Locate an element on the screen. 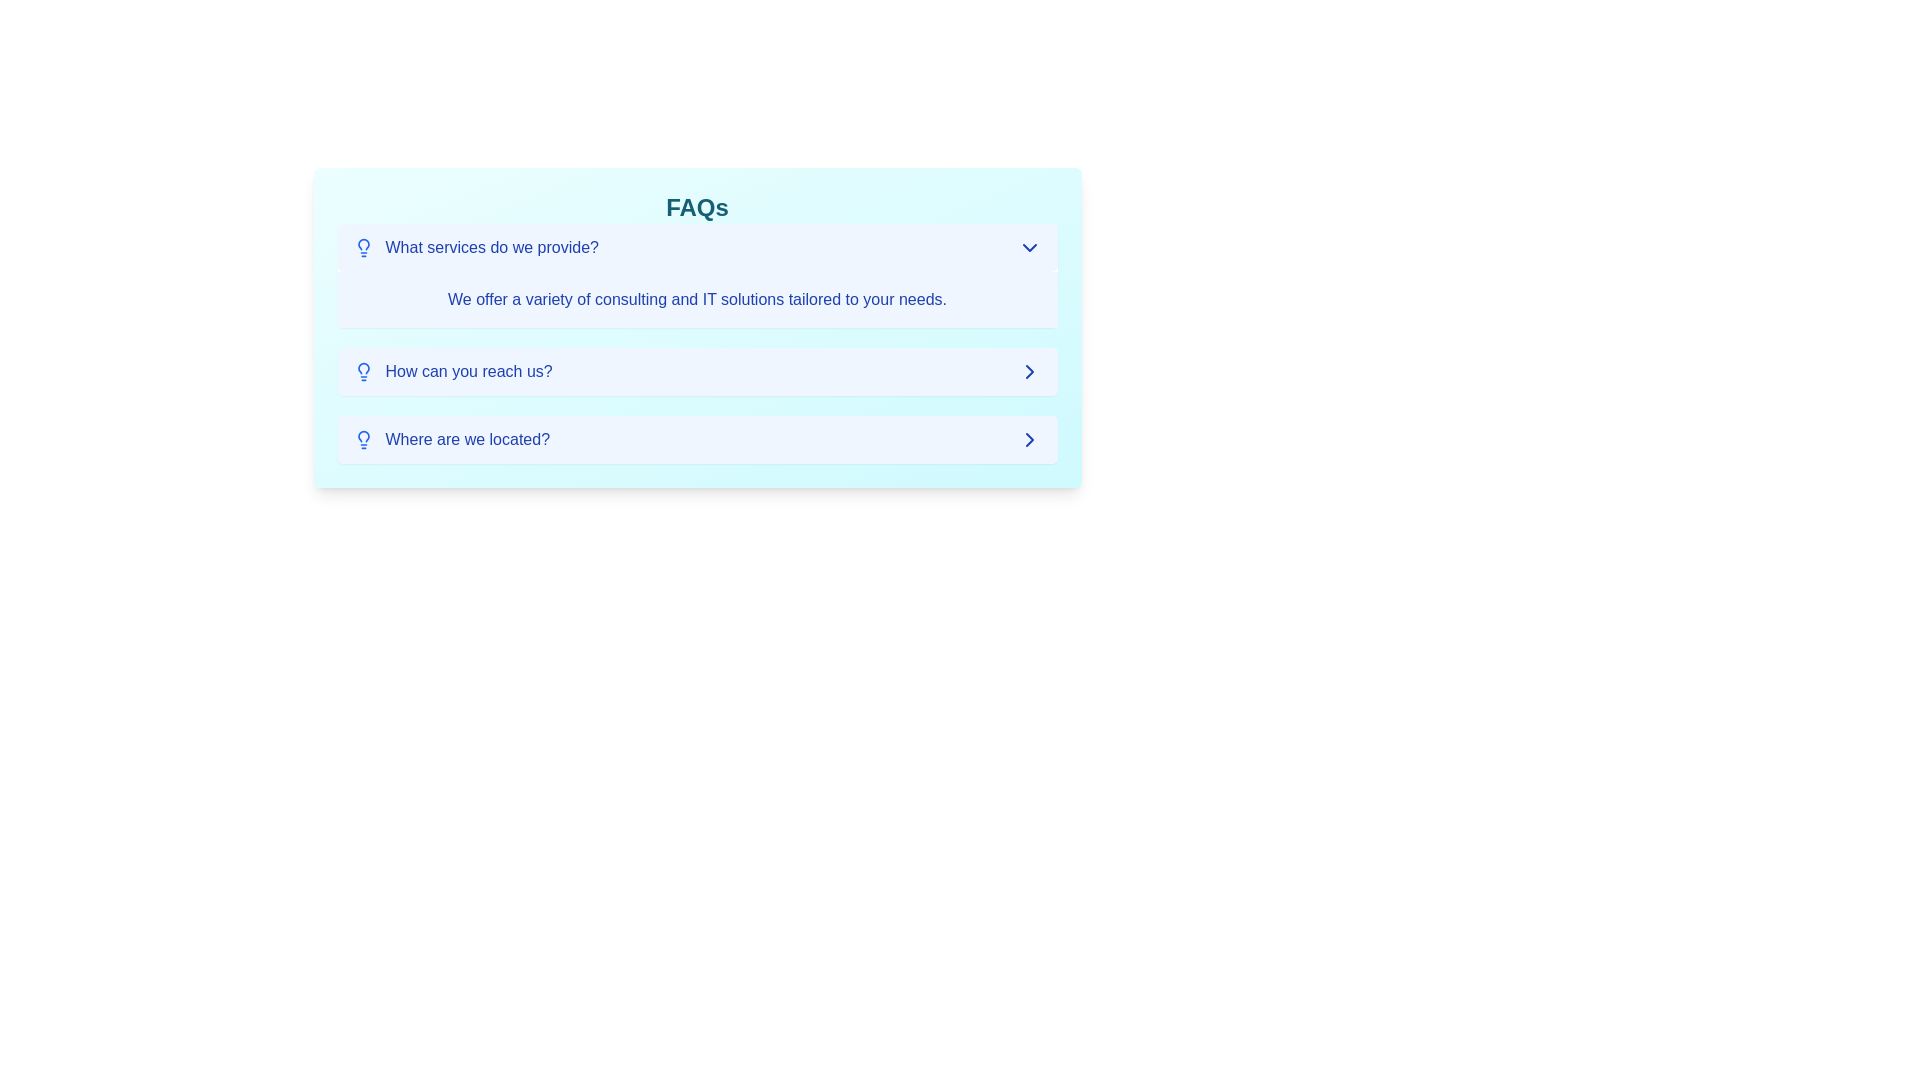  the Interactive FAQ item labeled 'How can you reach us?' is located at coordinates (697, 371).